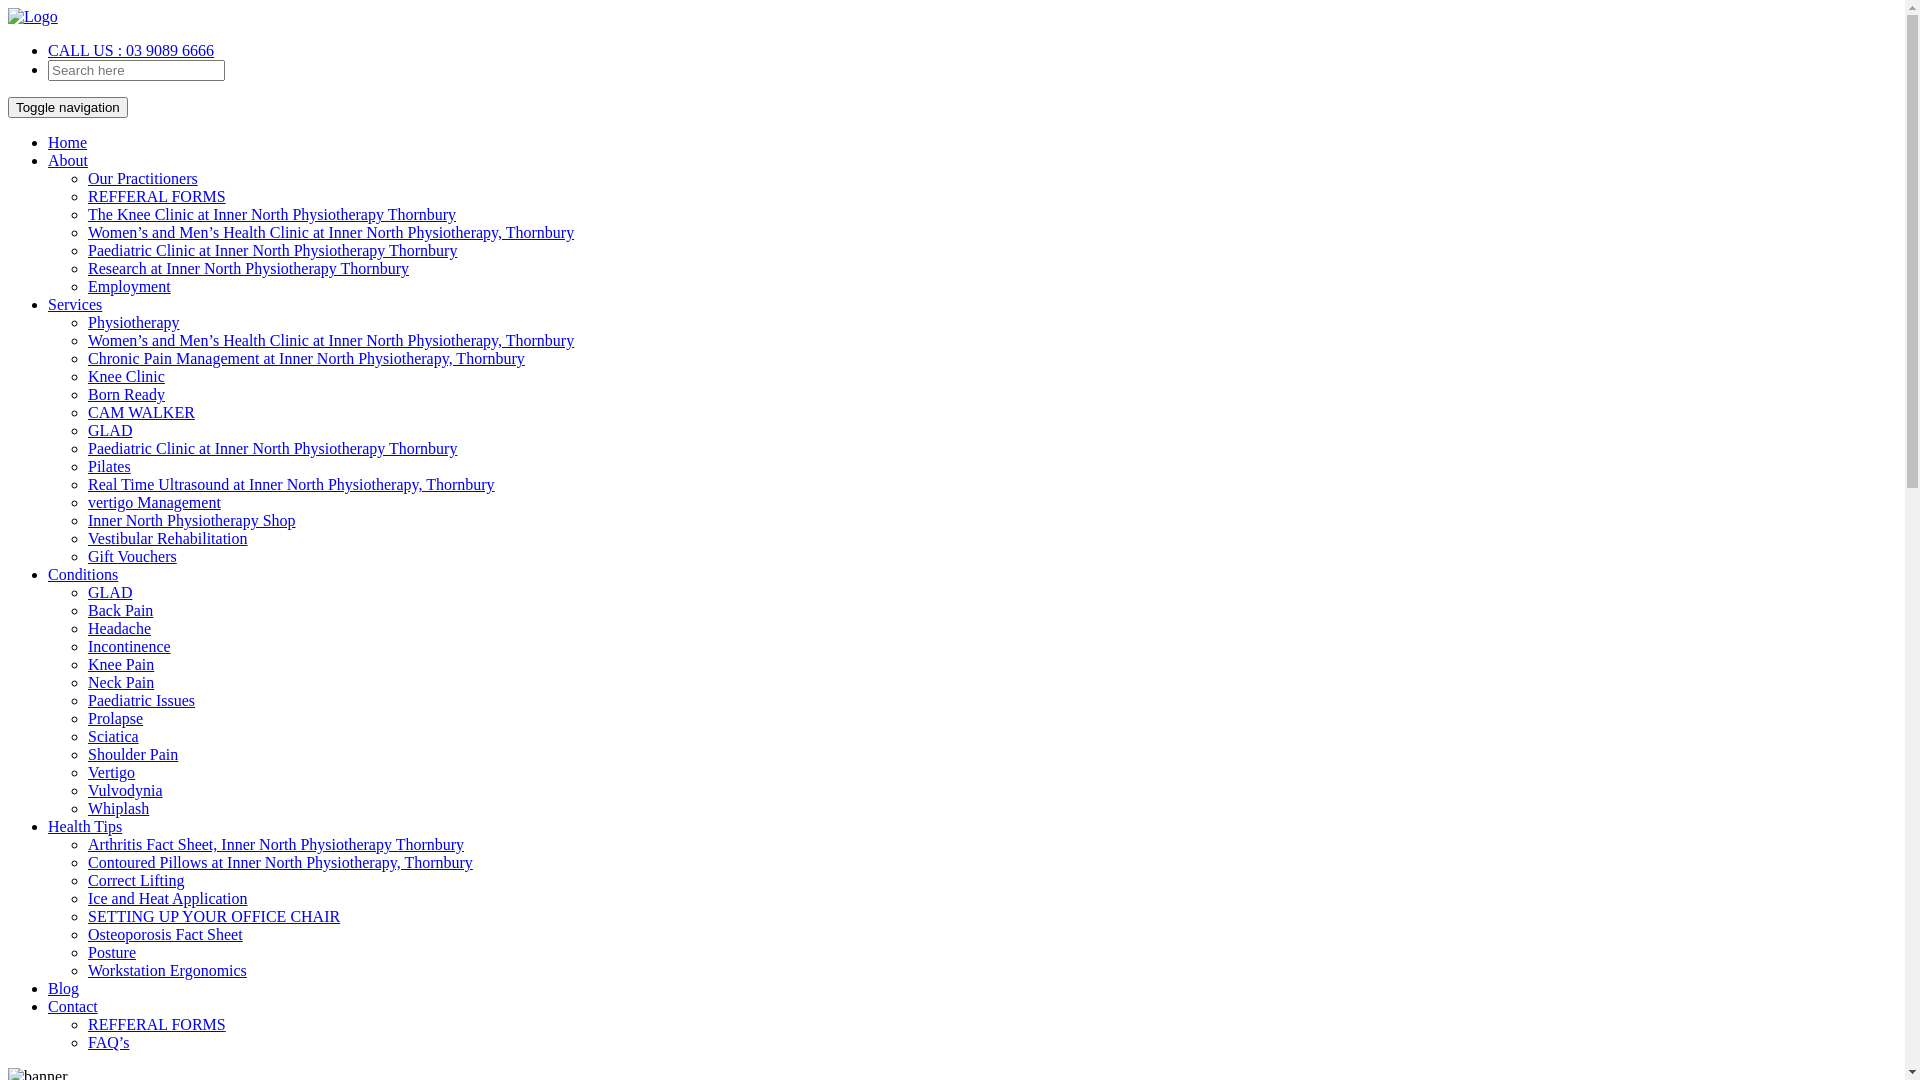 The image size is (1920, 1080). Describe the element at coordinates (48, 574) in the screenshot. I see `'Conditions'` at that location.